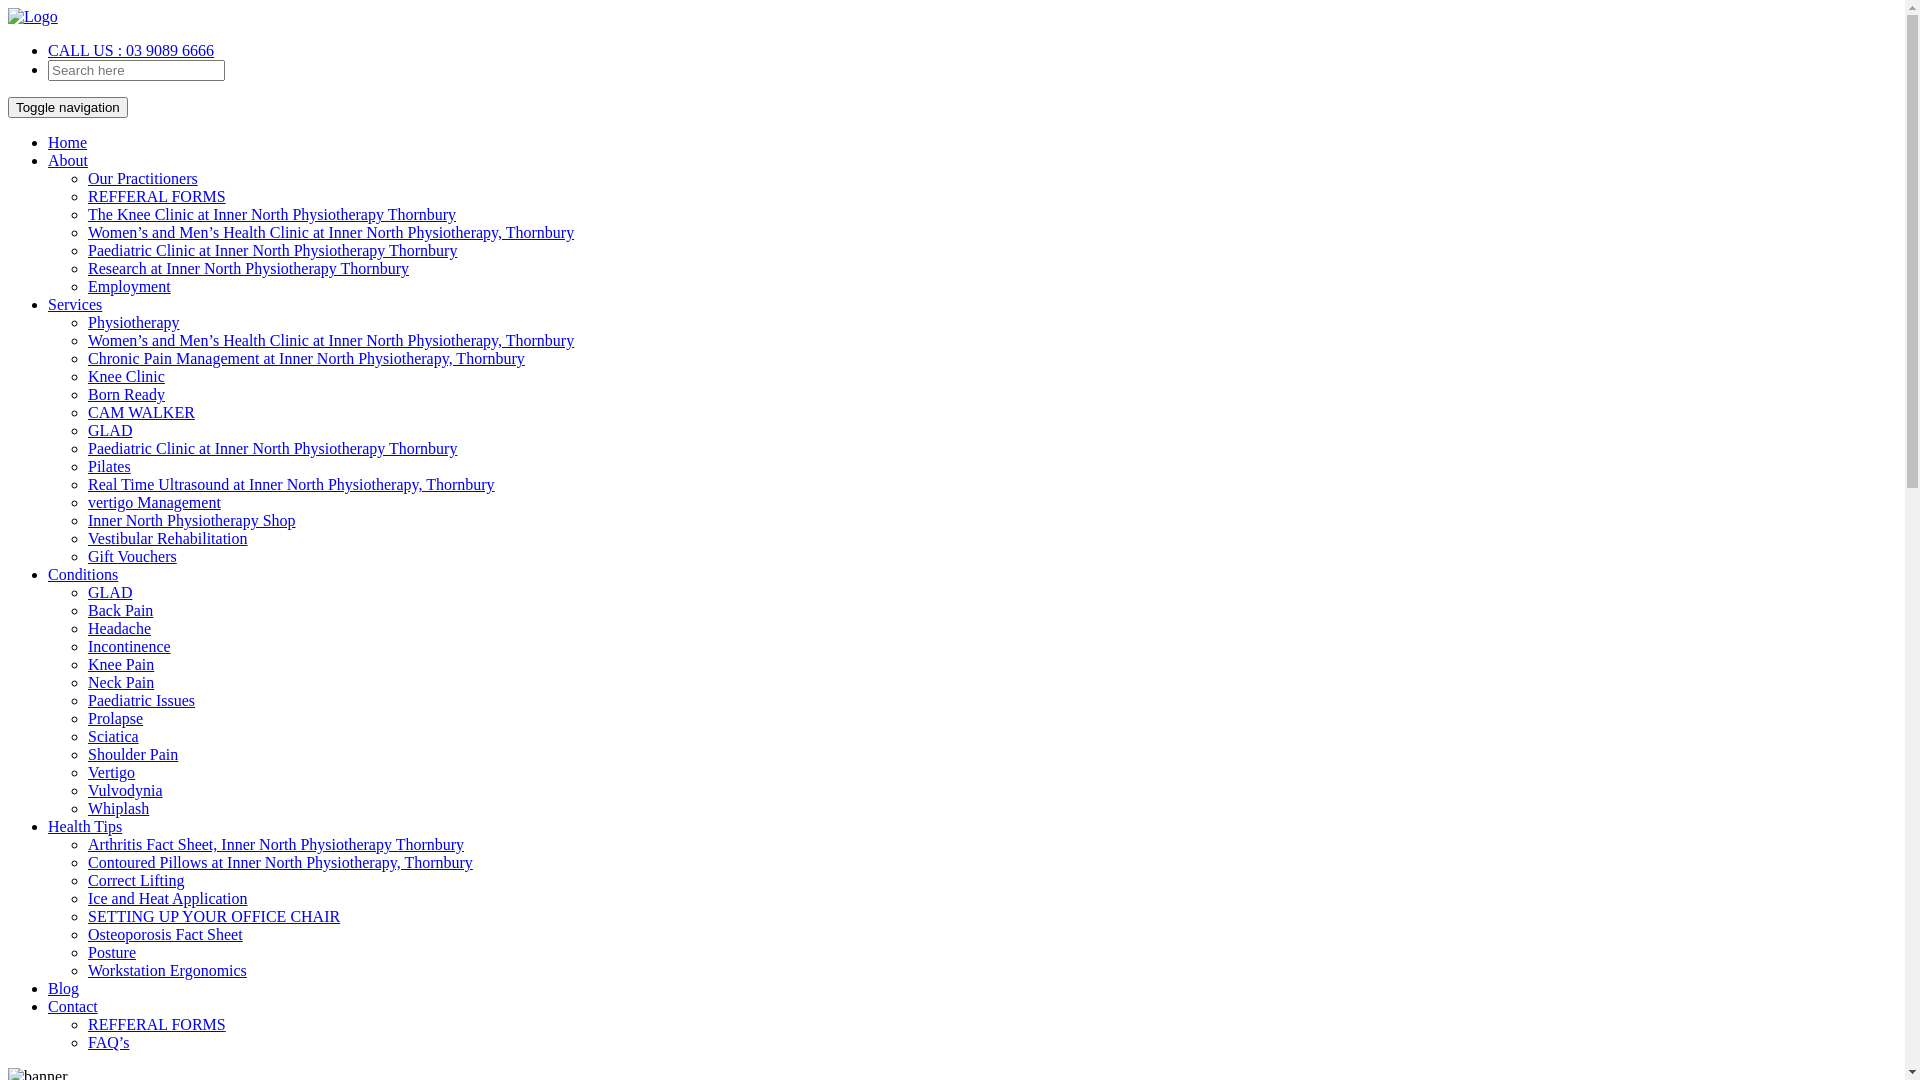 The image size is (1920, 1080). Describe the element at coordinates (48, 574) in the screenshot. I see `'Conditions'` at that location.